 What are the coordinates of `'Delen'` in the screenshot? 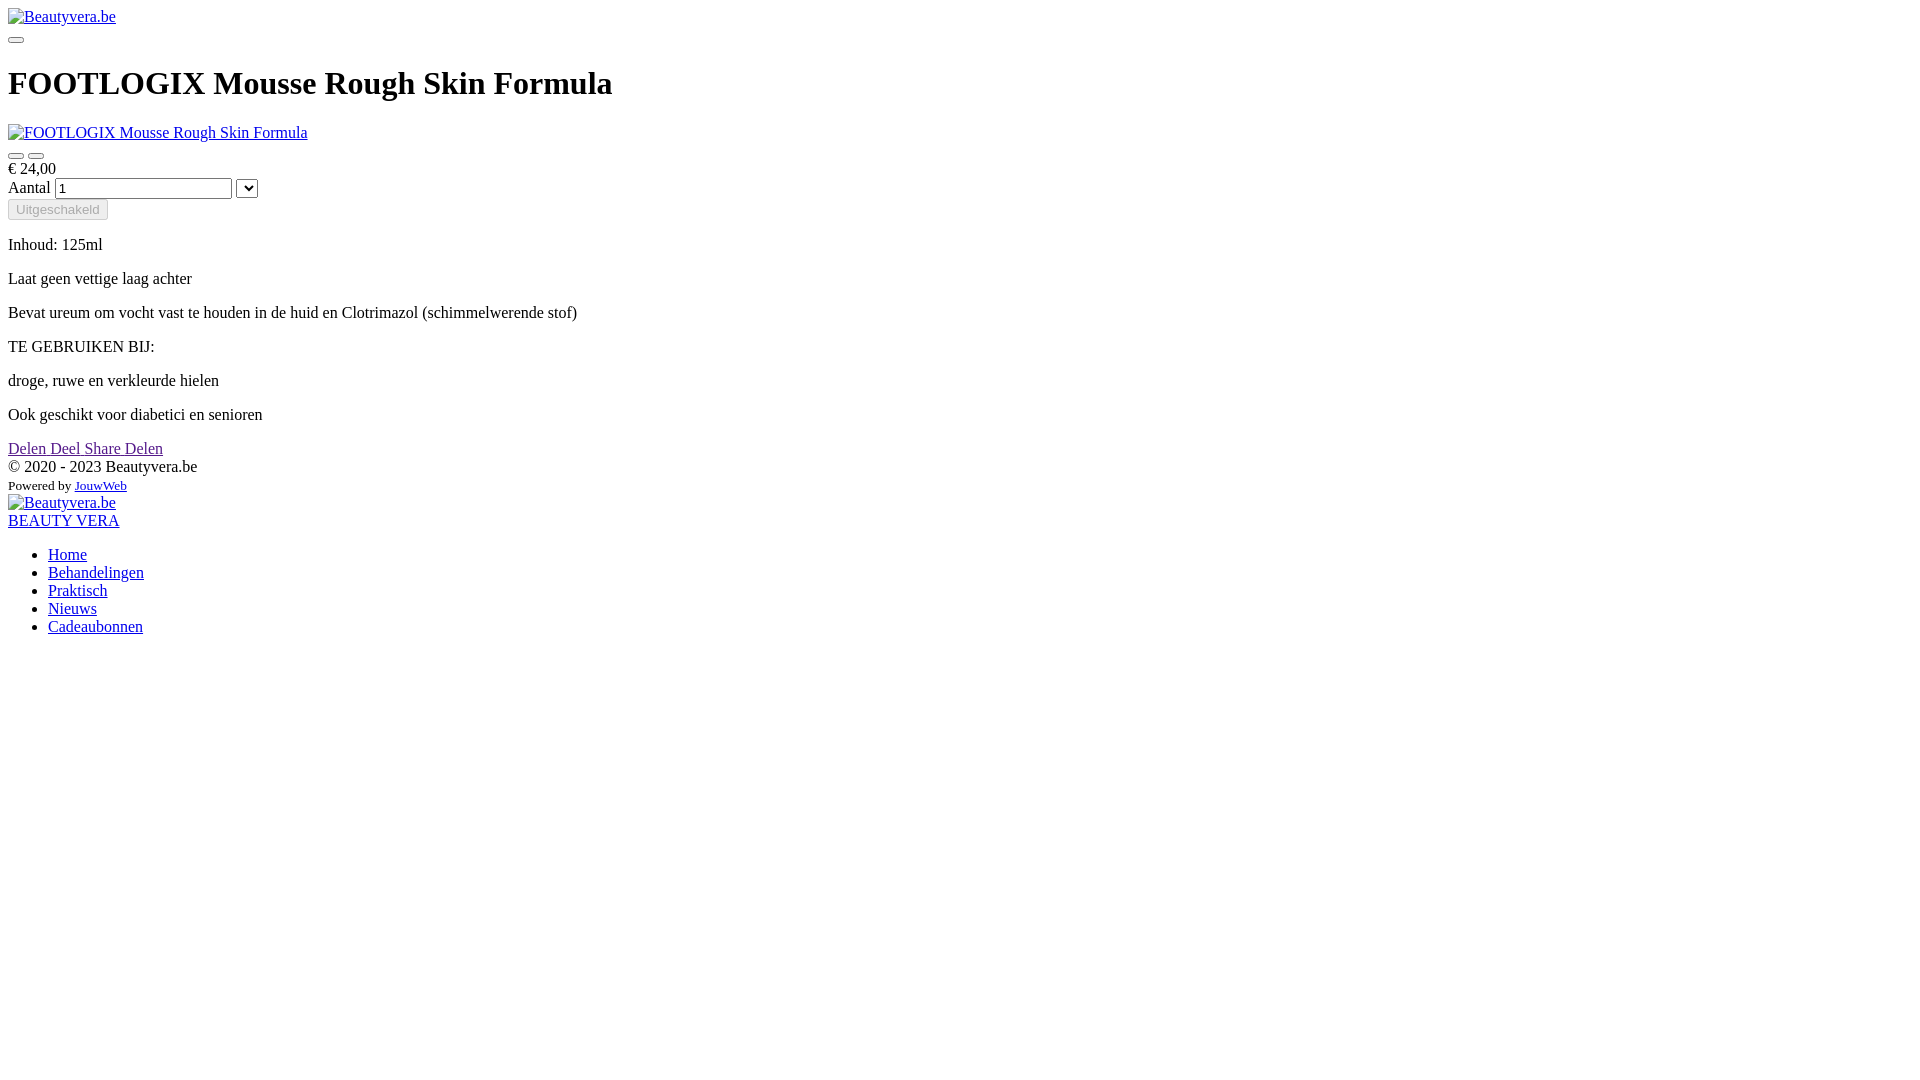 It's located at (143, 447).